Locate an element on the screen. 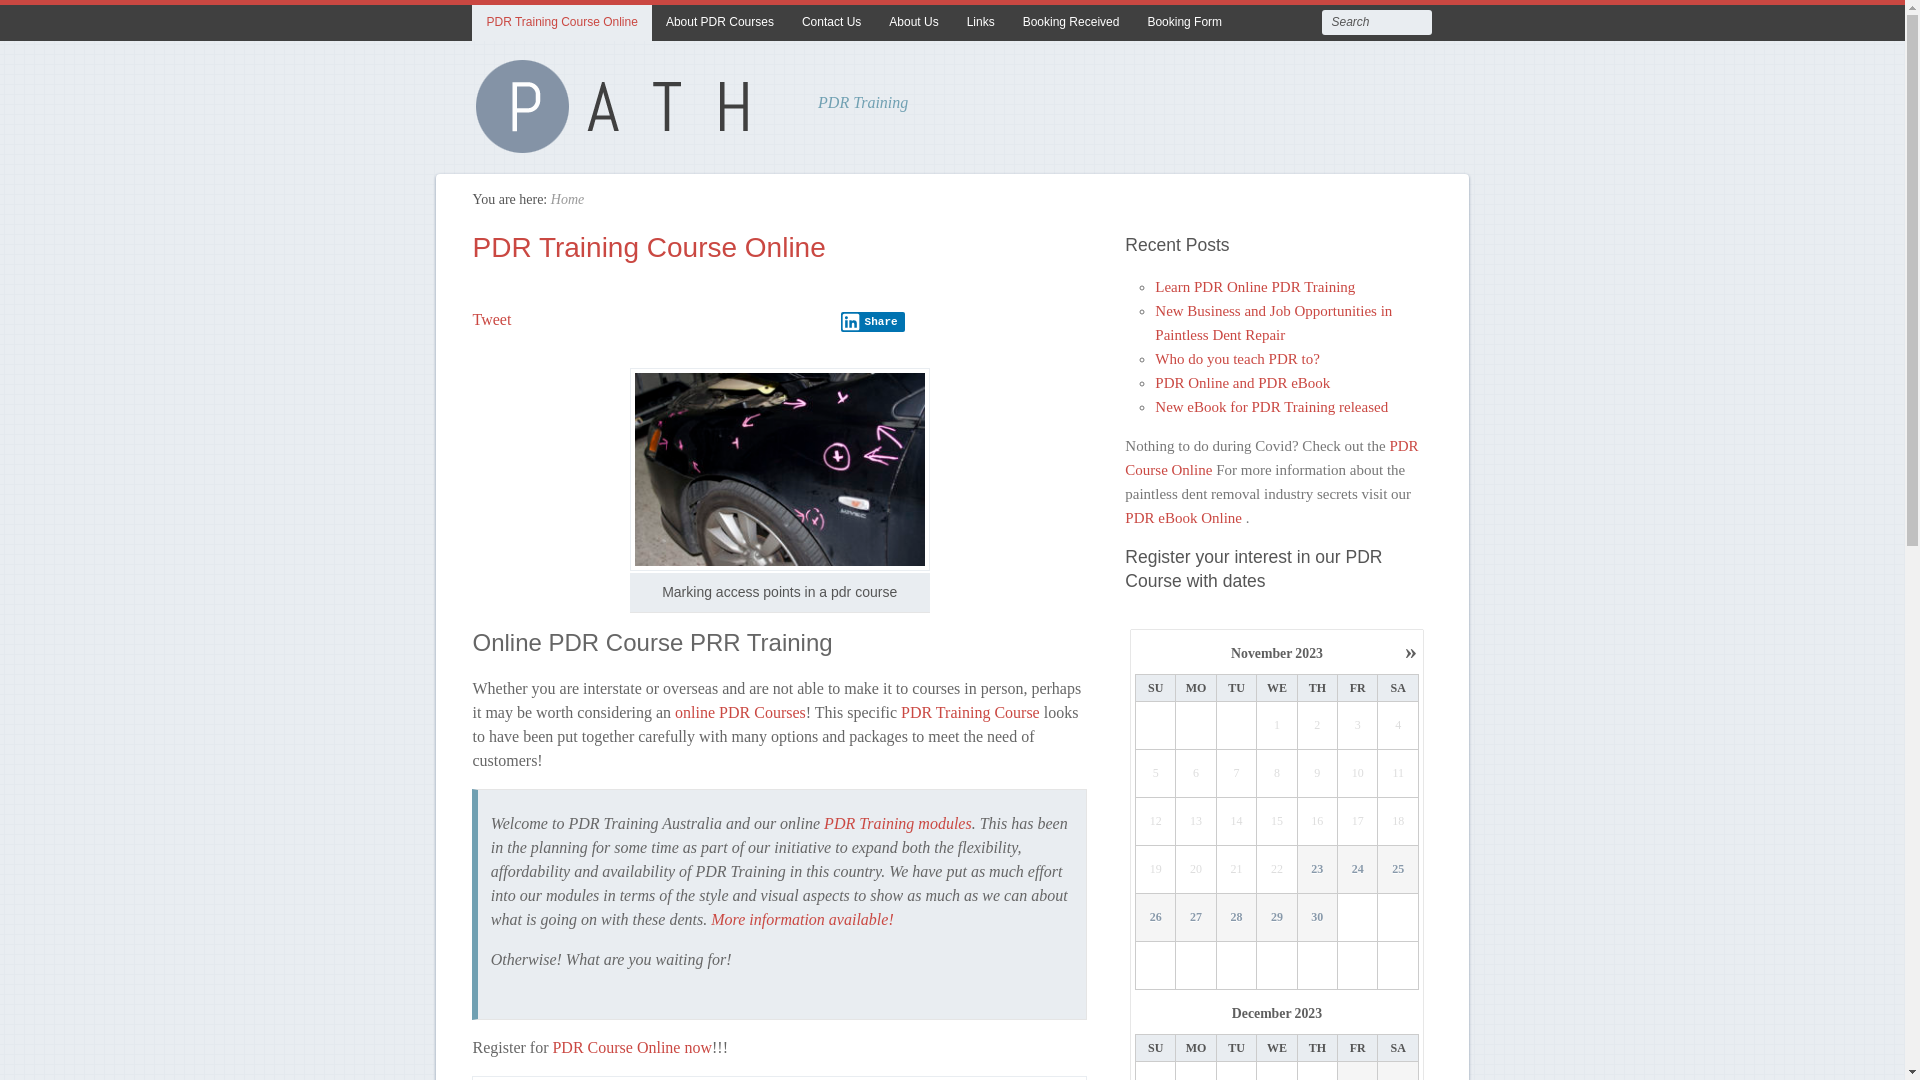 The width and height of the screenshot is (1920, 1080). 'Tweet' is located at coordinates (491, 318).